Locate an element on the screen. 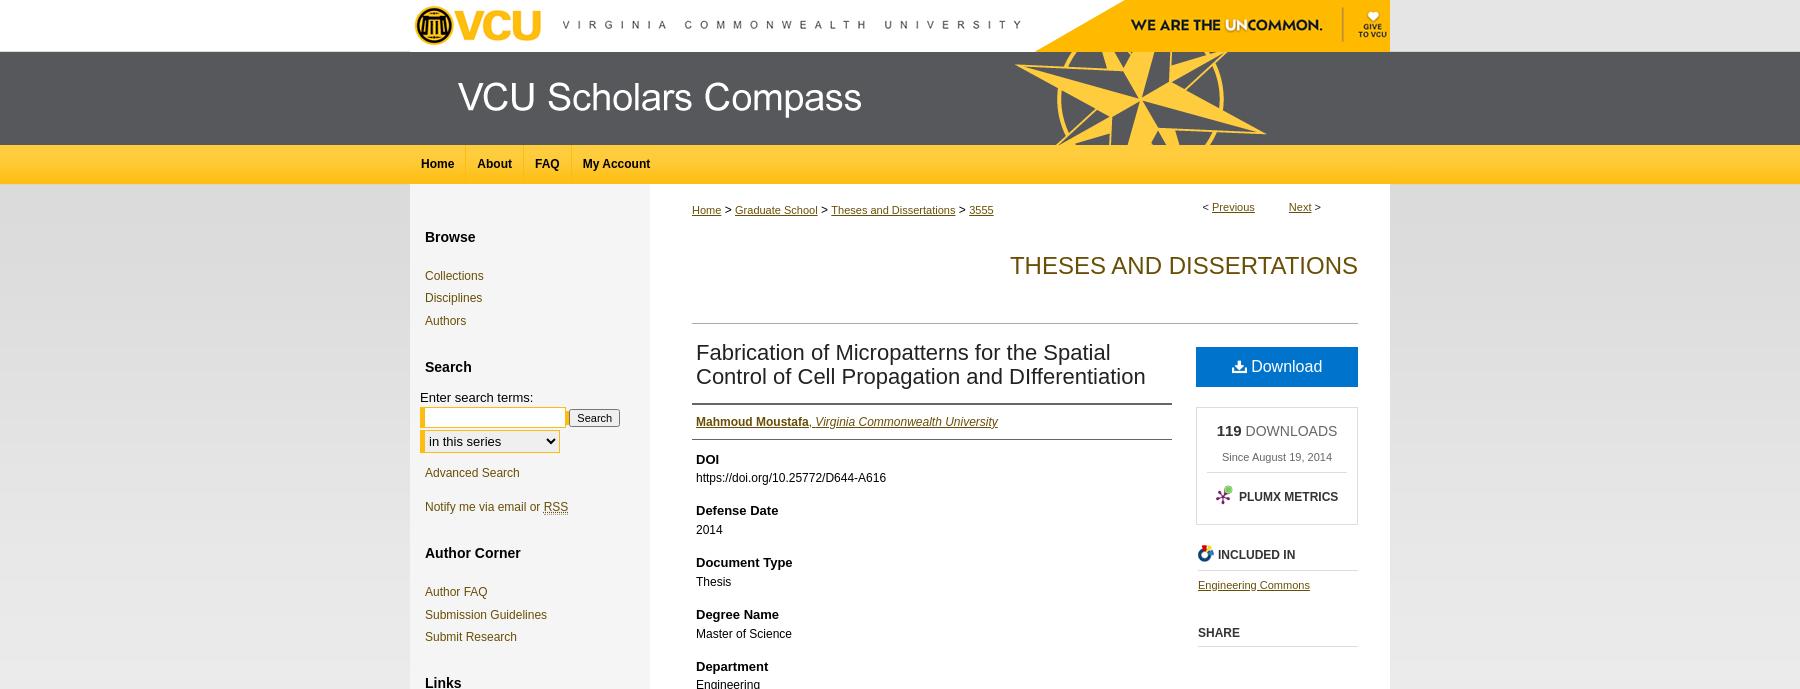  'Document Type' is located at coordinates (742, 561).